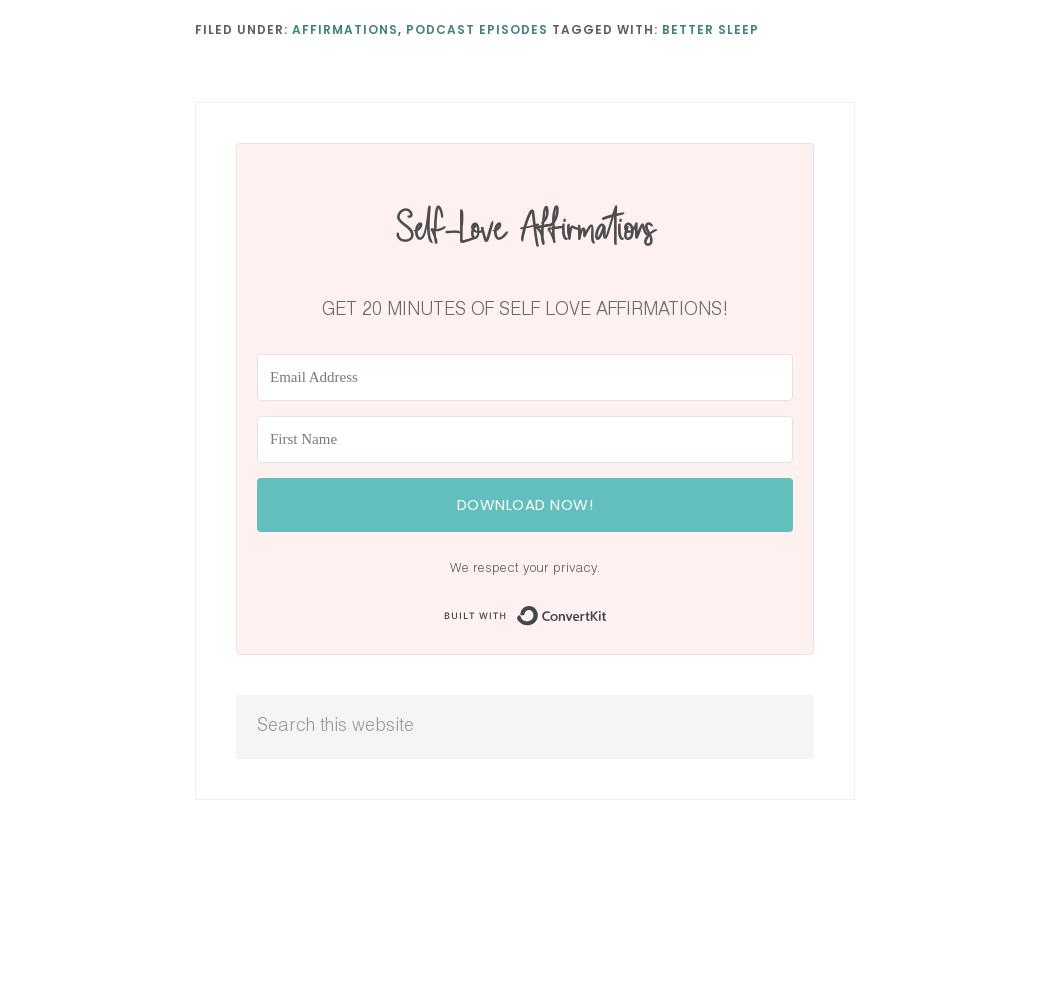 The image size is (1050, 1006). Describe the element at coordinates (523, 227) in the screenshot. I see `'Self-Love Affirmations'` at that location.